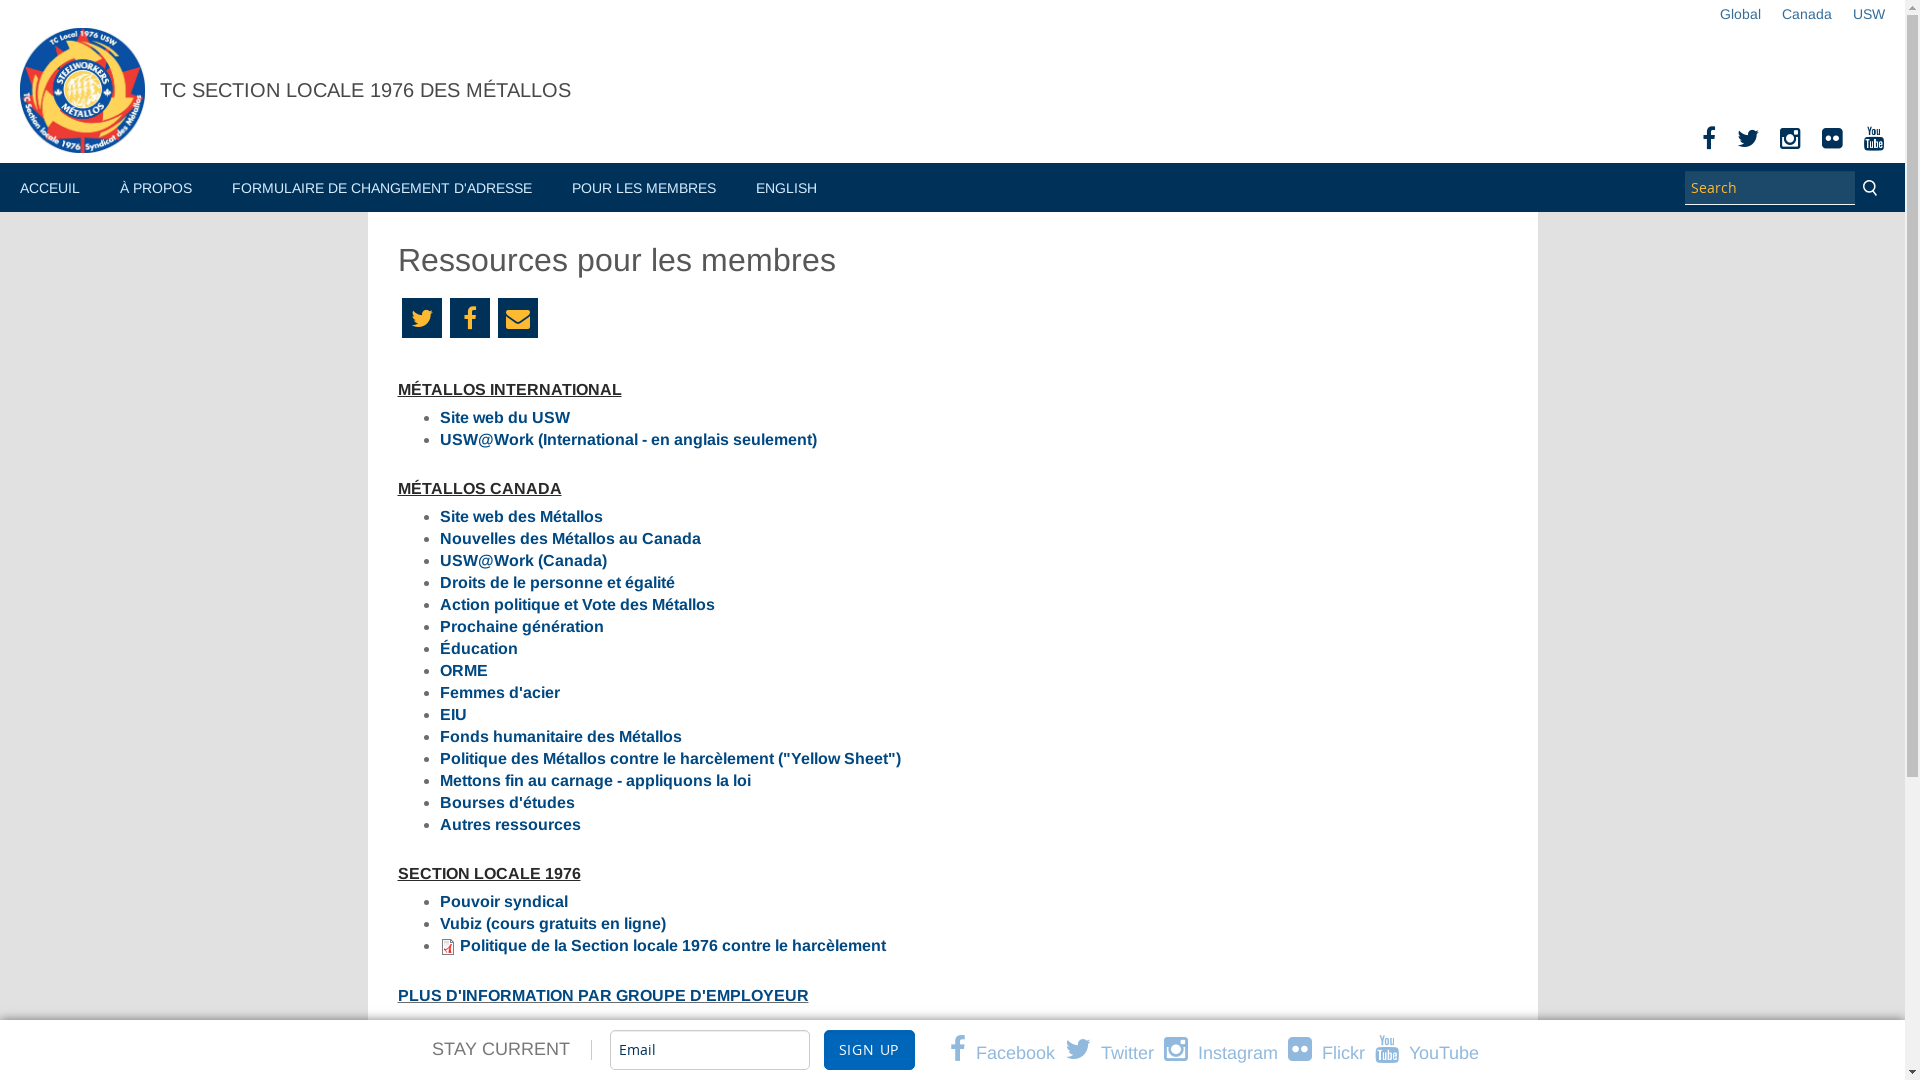 This screenshot has height=1080, width=1920. Describe the element at coordinates (463, 670) in the screenshot. I see `'ORME'` at that location.